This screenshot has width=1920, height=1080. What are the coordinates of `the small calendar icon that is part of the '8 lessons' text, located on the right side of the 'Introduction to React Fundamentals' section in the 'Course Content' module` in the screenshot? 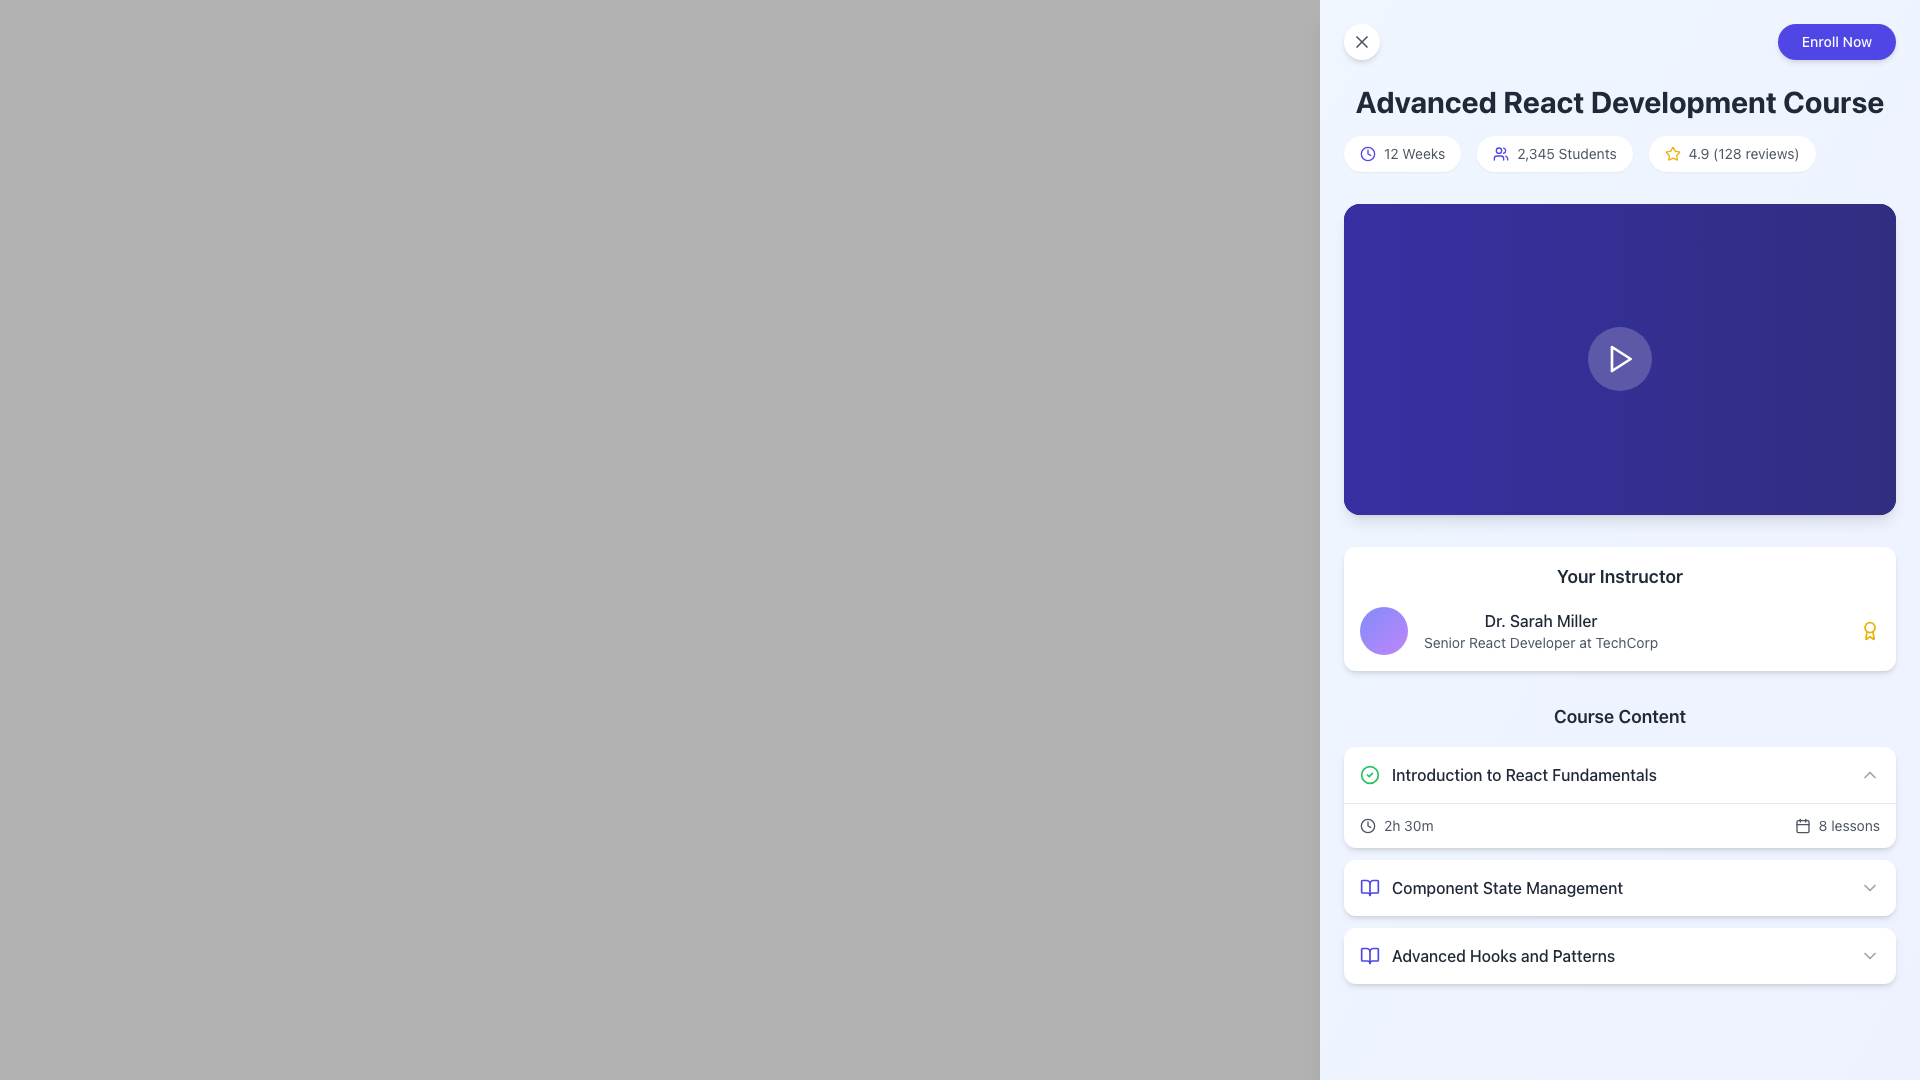 It's located at (1802, 825).